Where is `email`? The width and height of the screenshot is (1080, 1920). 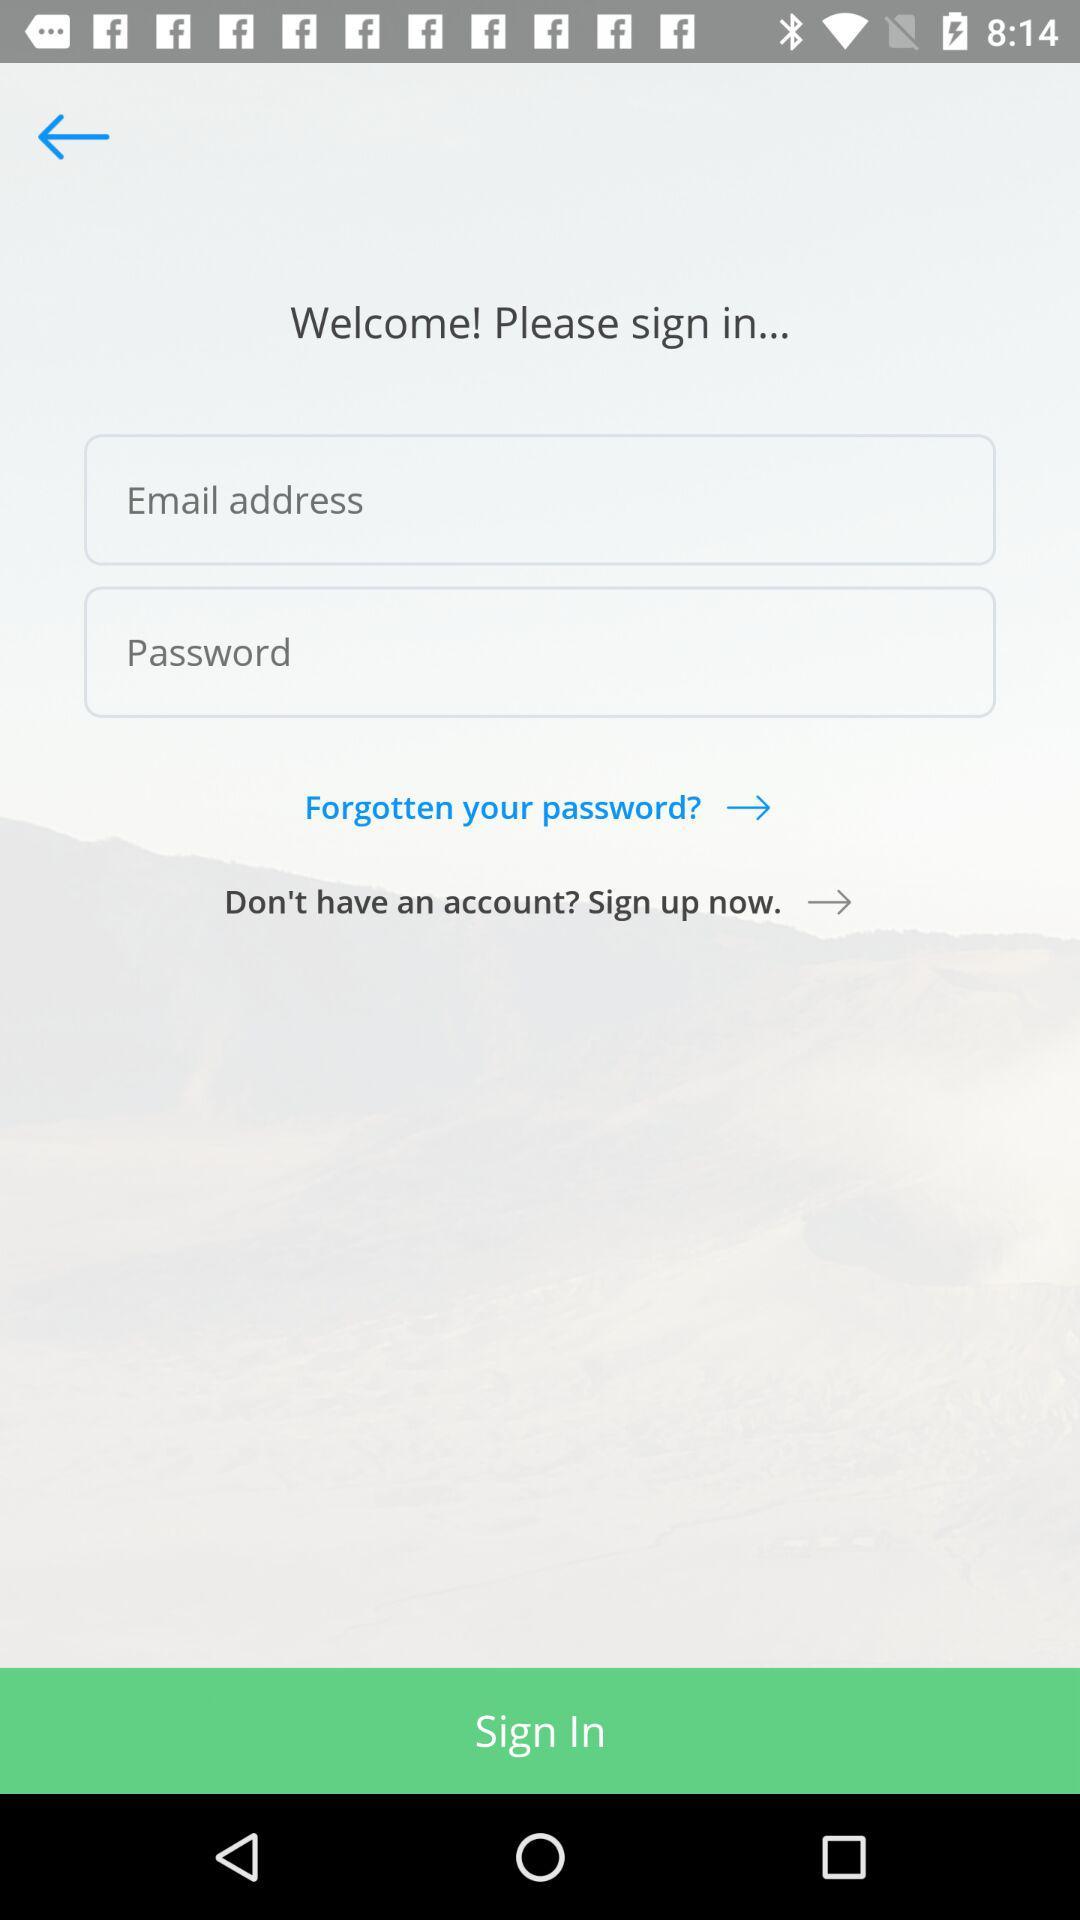
email is located at coordinates (540, 499).